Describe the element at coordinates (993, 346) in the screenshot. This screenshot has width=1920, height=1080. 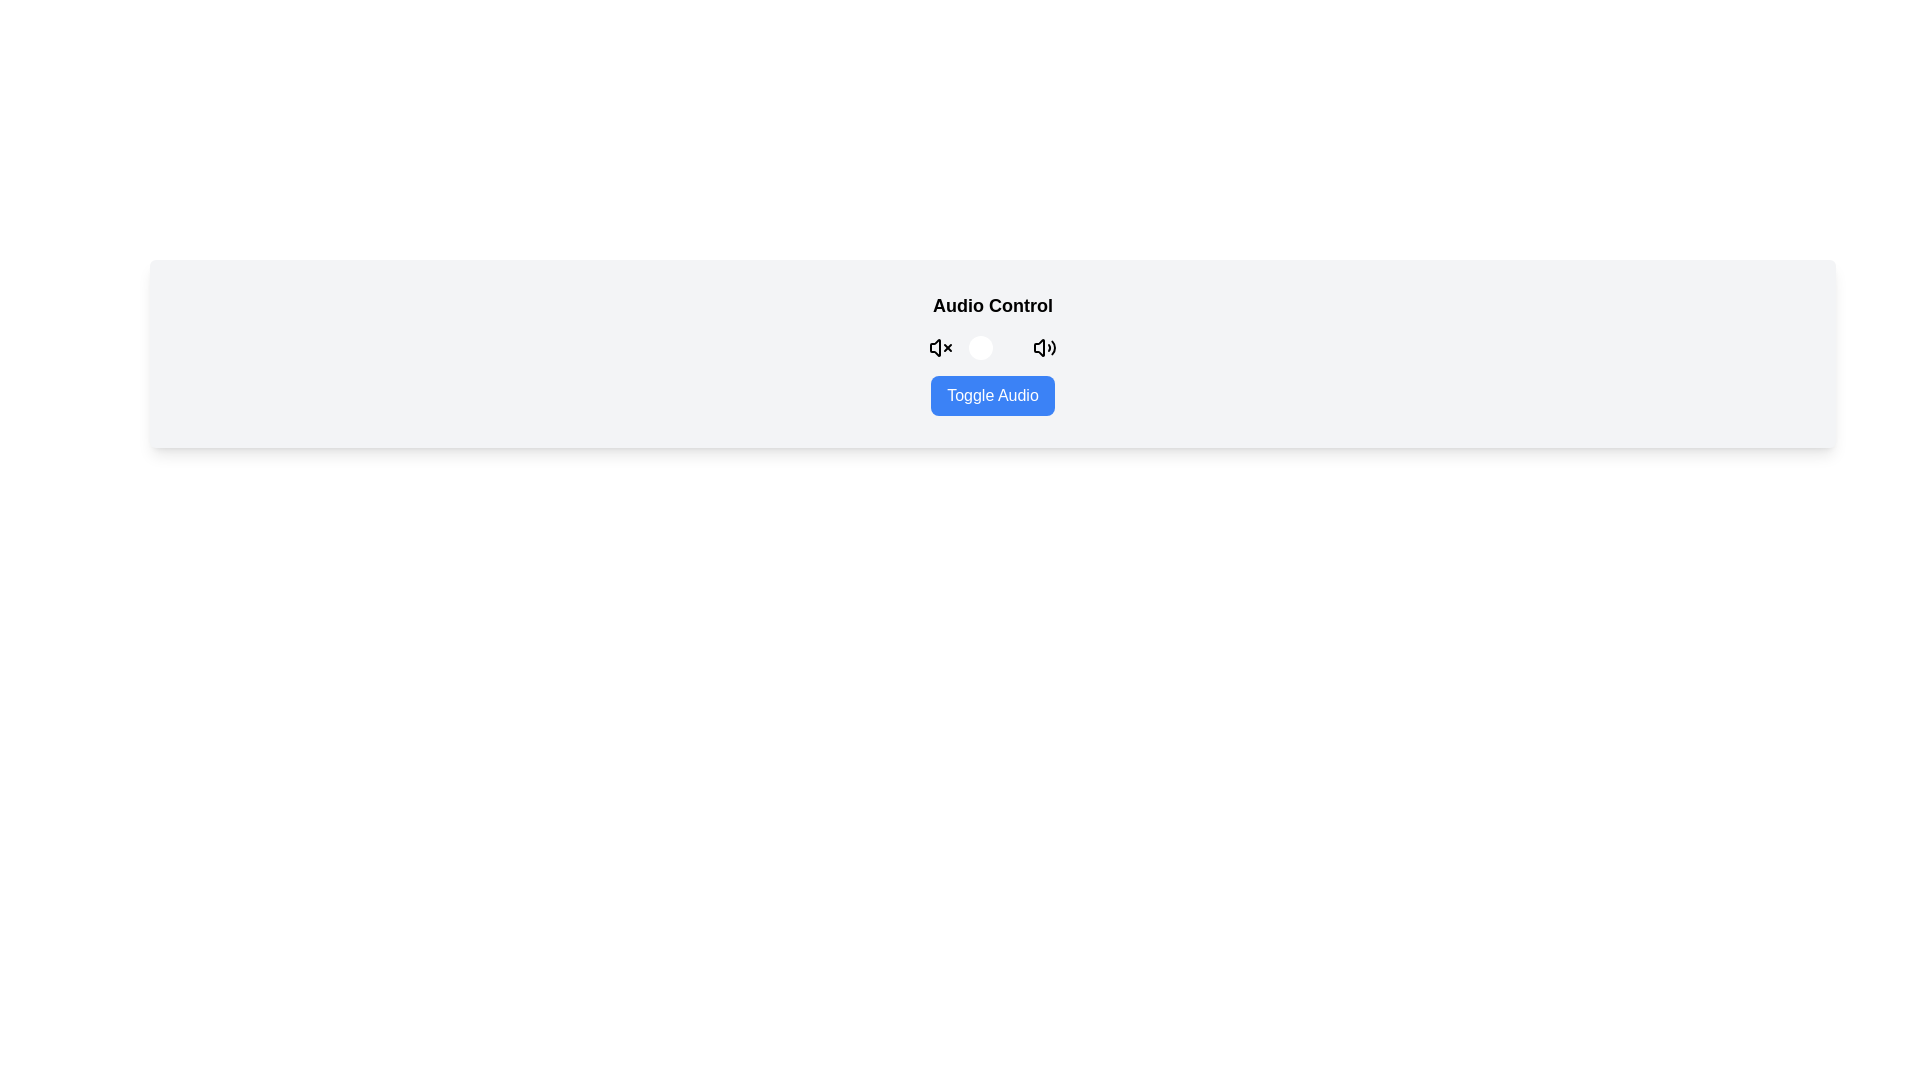
I see `the toggle button to switch between mute and unmute states` at that location.